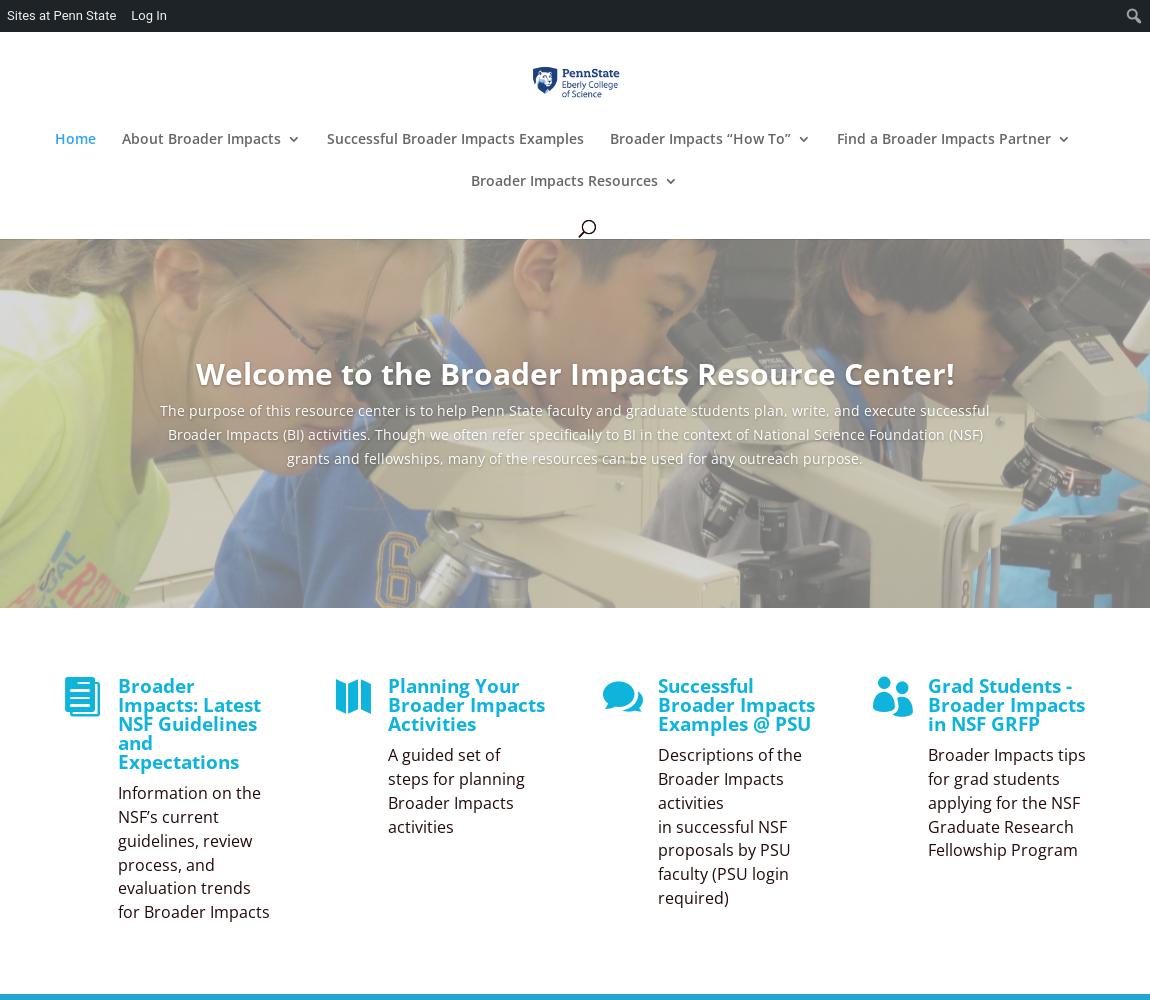  Describe the element at coordinates (735, 704) in the screenshot. I see `'Successful Broader Impacts Examples @ PSU'` at that location.